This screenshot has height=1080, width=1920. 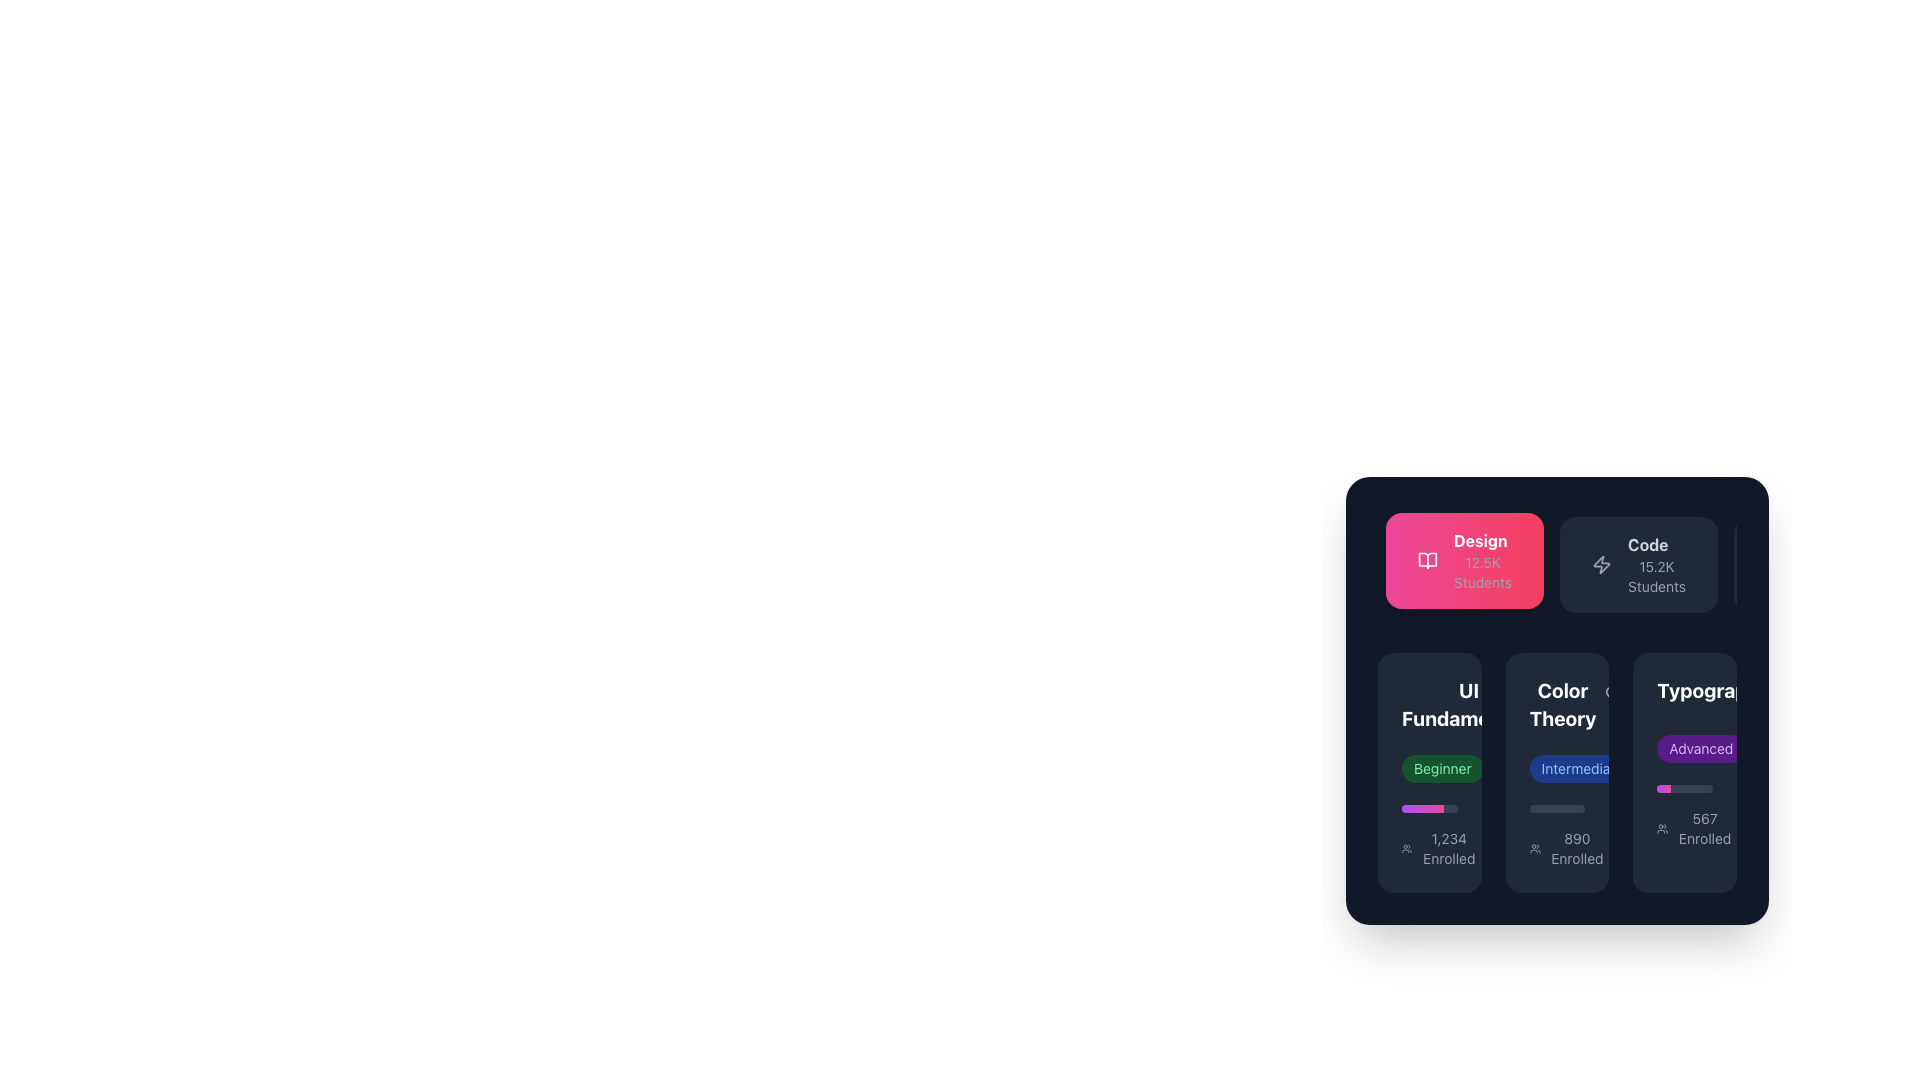 What do you see at coordinates (1766, 748) in the screenshot?
I see `the time-related icon located on the right side of the course information panel for 'Typography'` at bounding box center [1766, 748].